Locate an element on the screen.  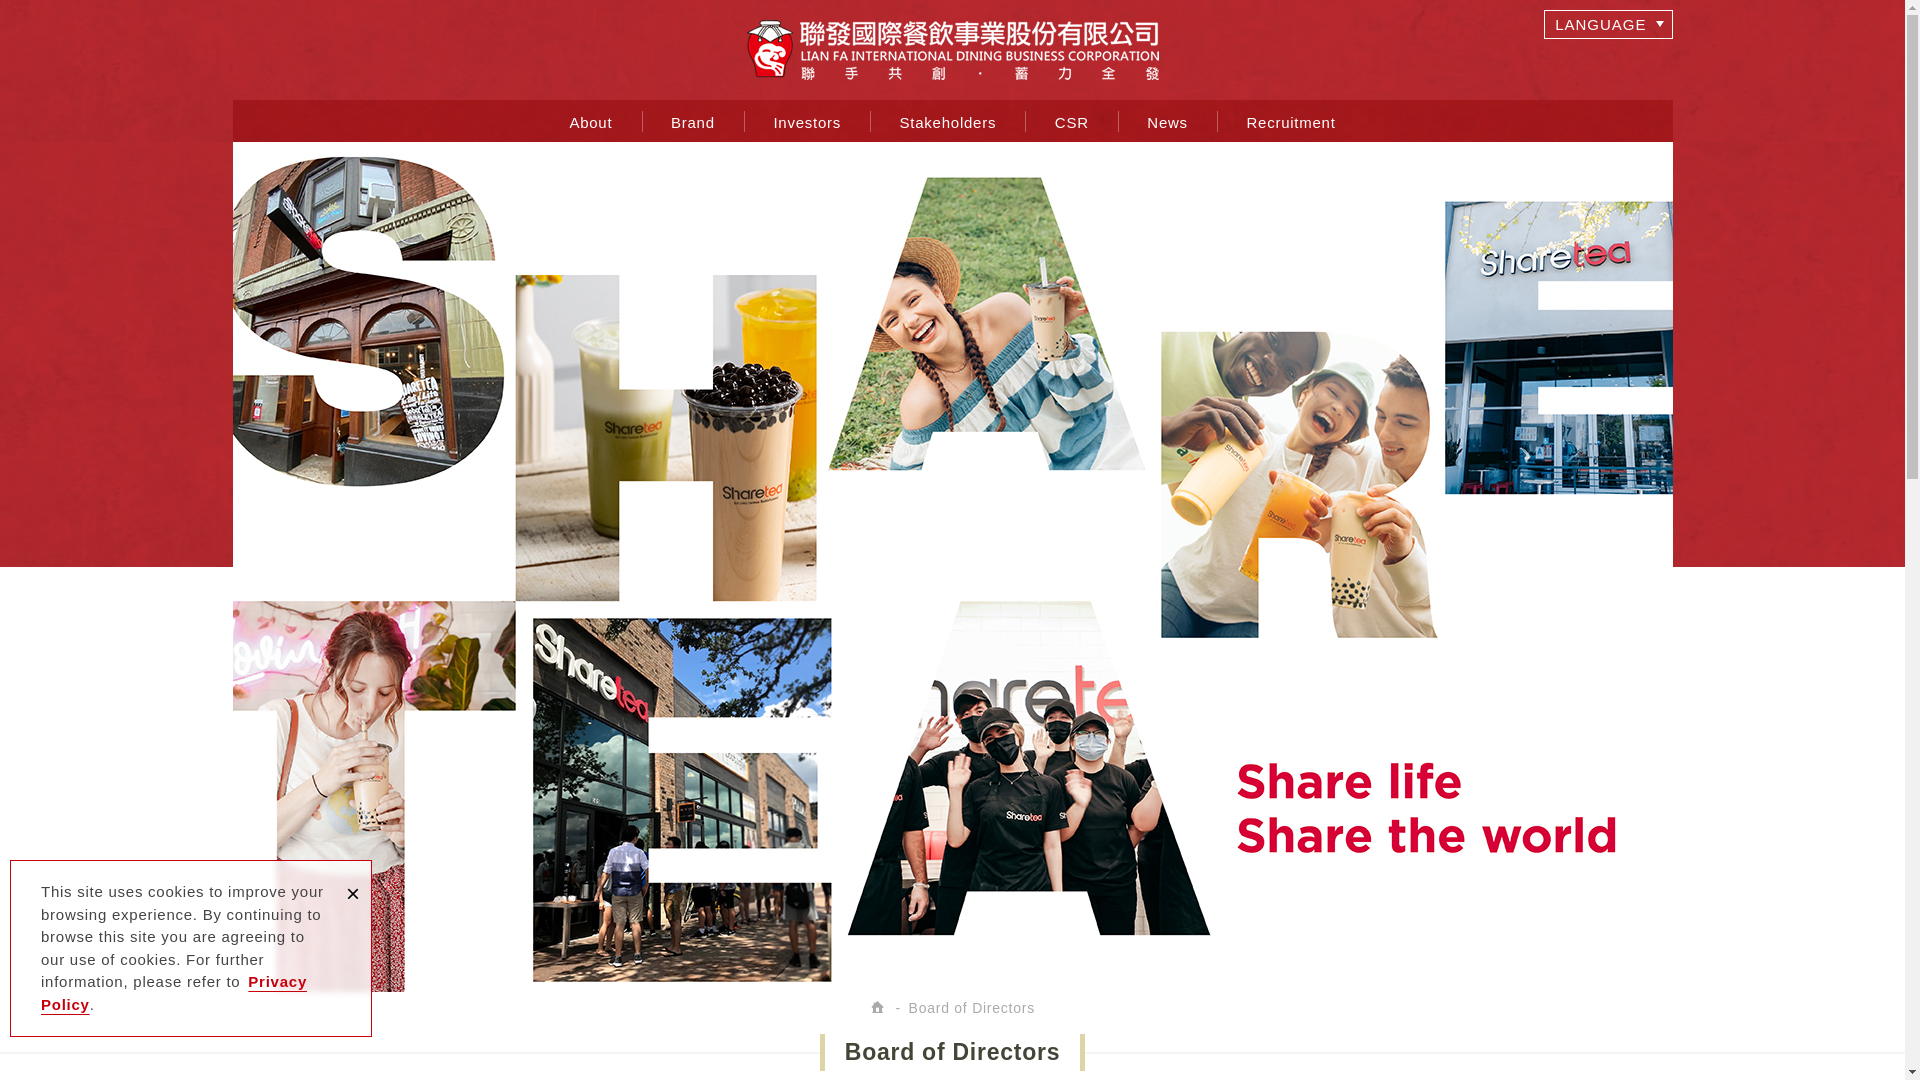
'Recruitment' is located at coordinates (1291, 120).